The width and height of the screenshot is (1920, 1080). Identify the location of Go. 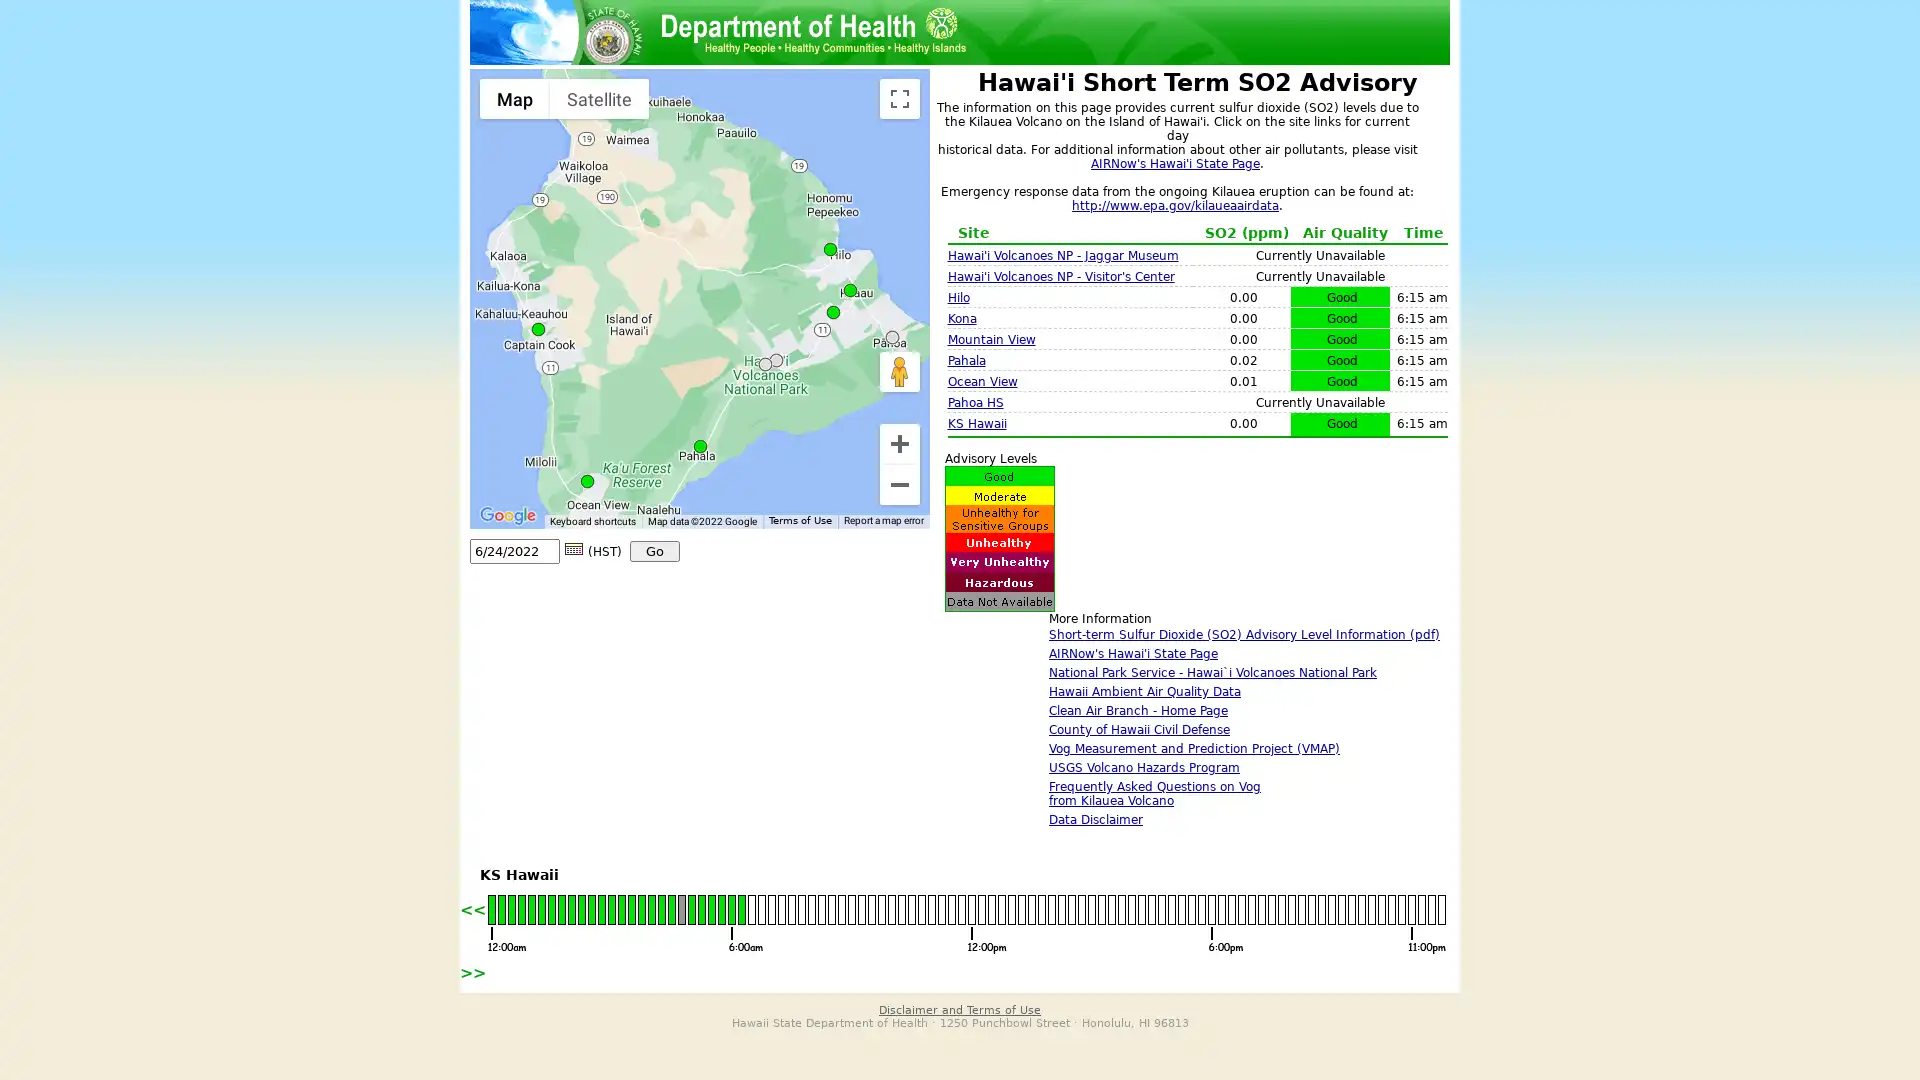
(654, 551).